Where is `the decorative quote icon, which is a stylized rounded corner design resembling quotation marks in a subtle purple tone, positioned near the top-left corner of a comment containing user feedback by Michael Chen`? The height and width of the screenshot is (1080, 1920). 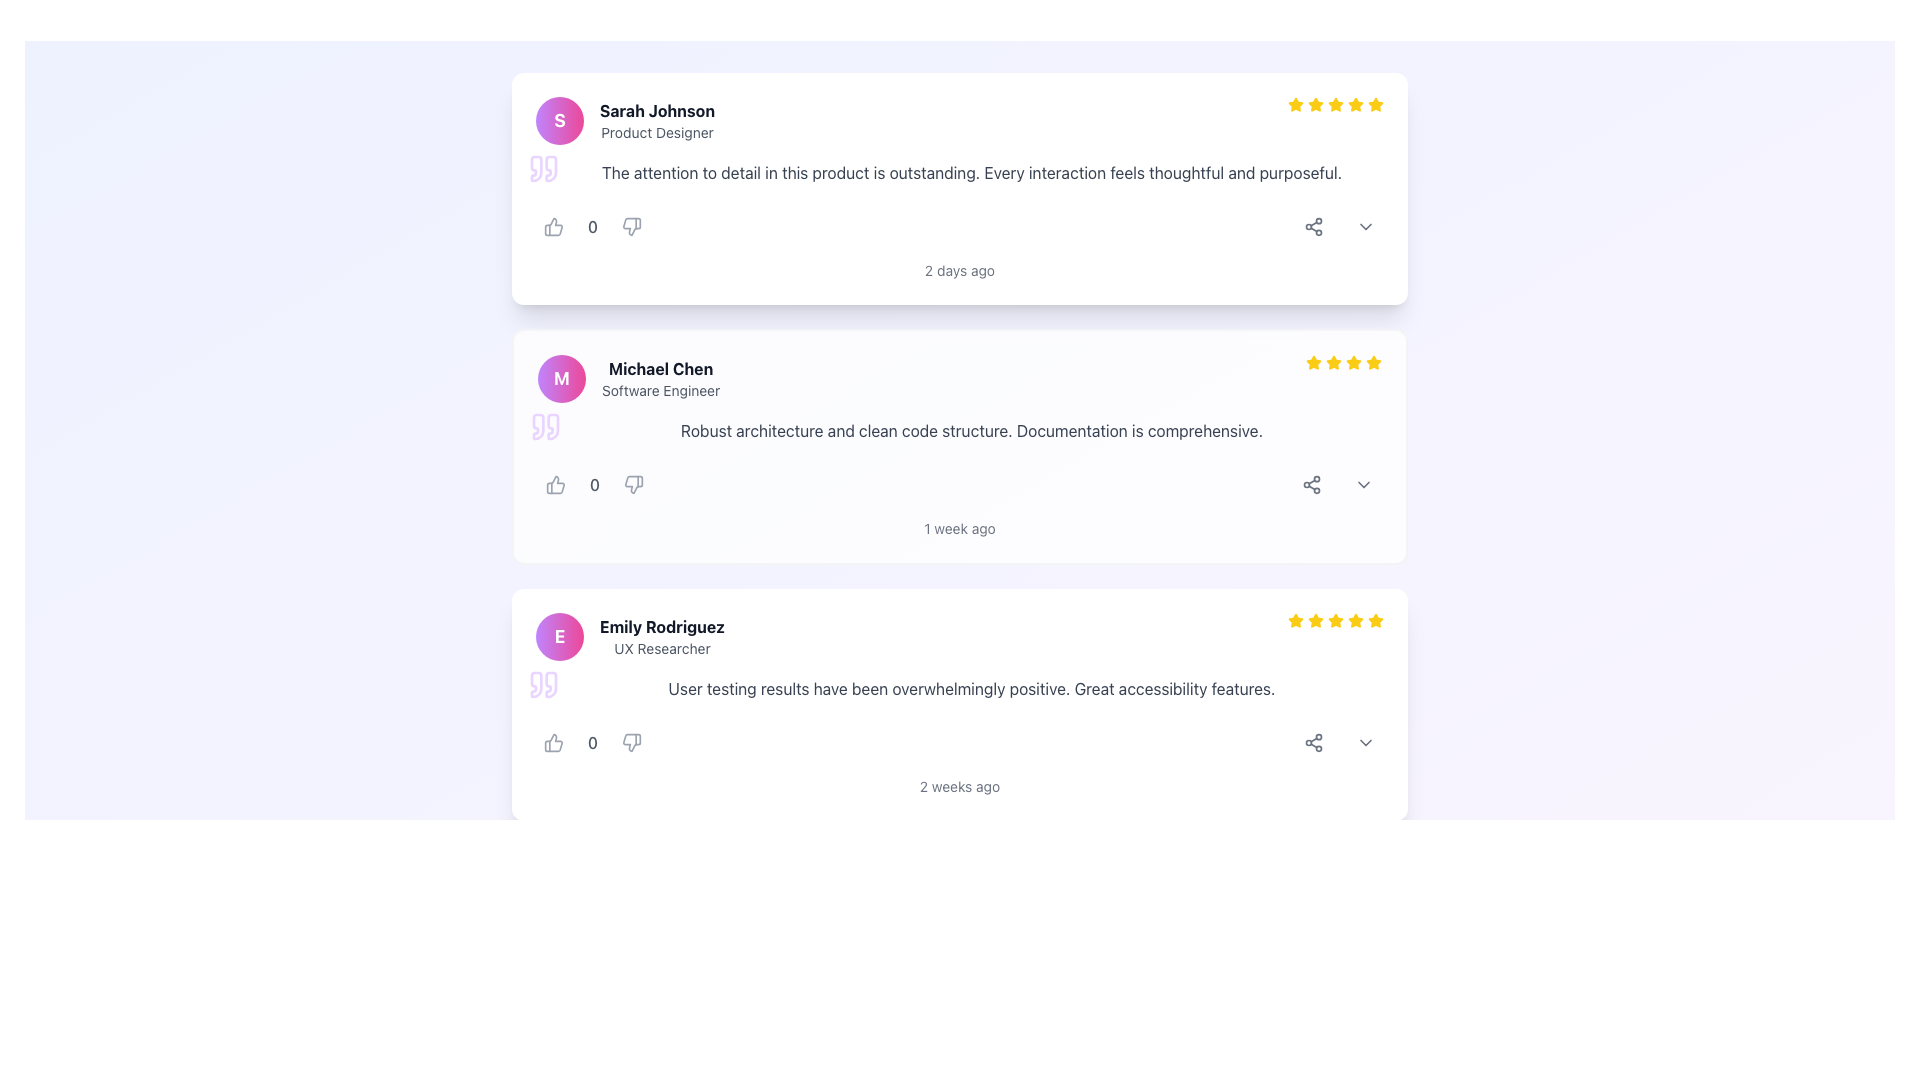 the decorative quote icon, which is a stylized rounded corner design resembling quotation marks in a subtle purple tone, positioned near the top-left corner of a comment containing user feedback by Michael Chen is located at coordinates (546, 426).